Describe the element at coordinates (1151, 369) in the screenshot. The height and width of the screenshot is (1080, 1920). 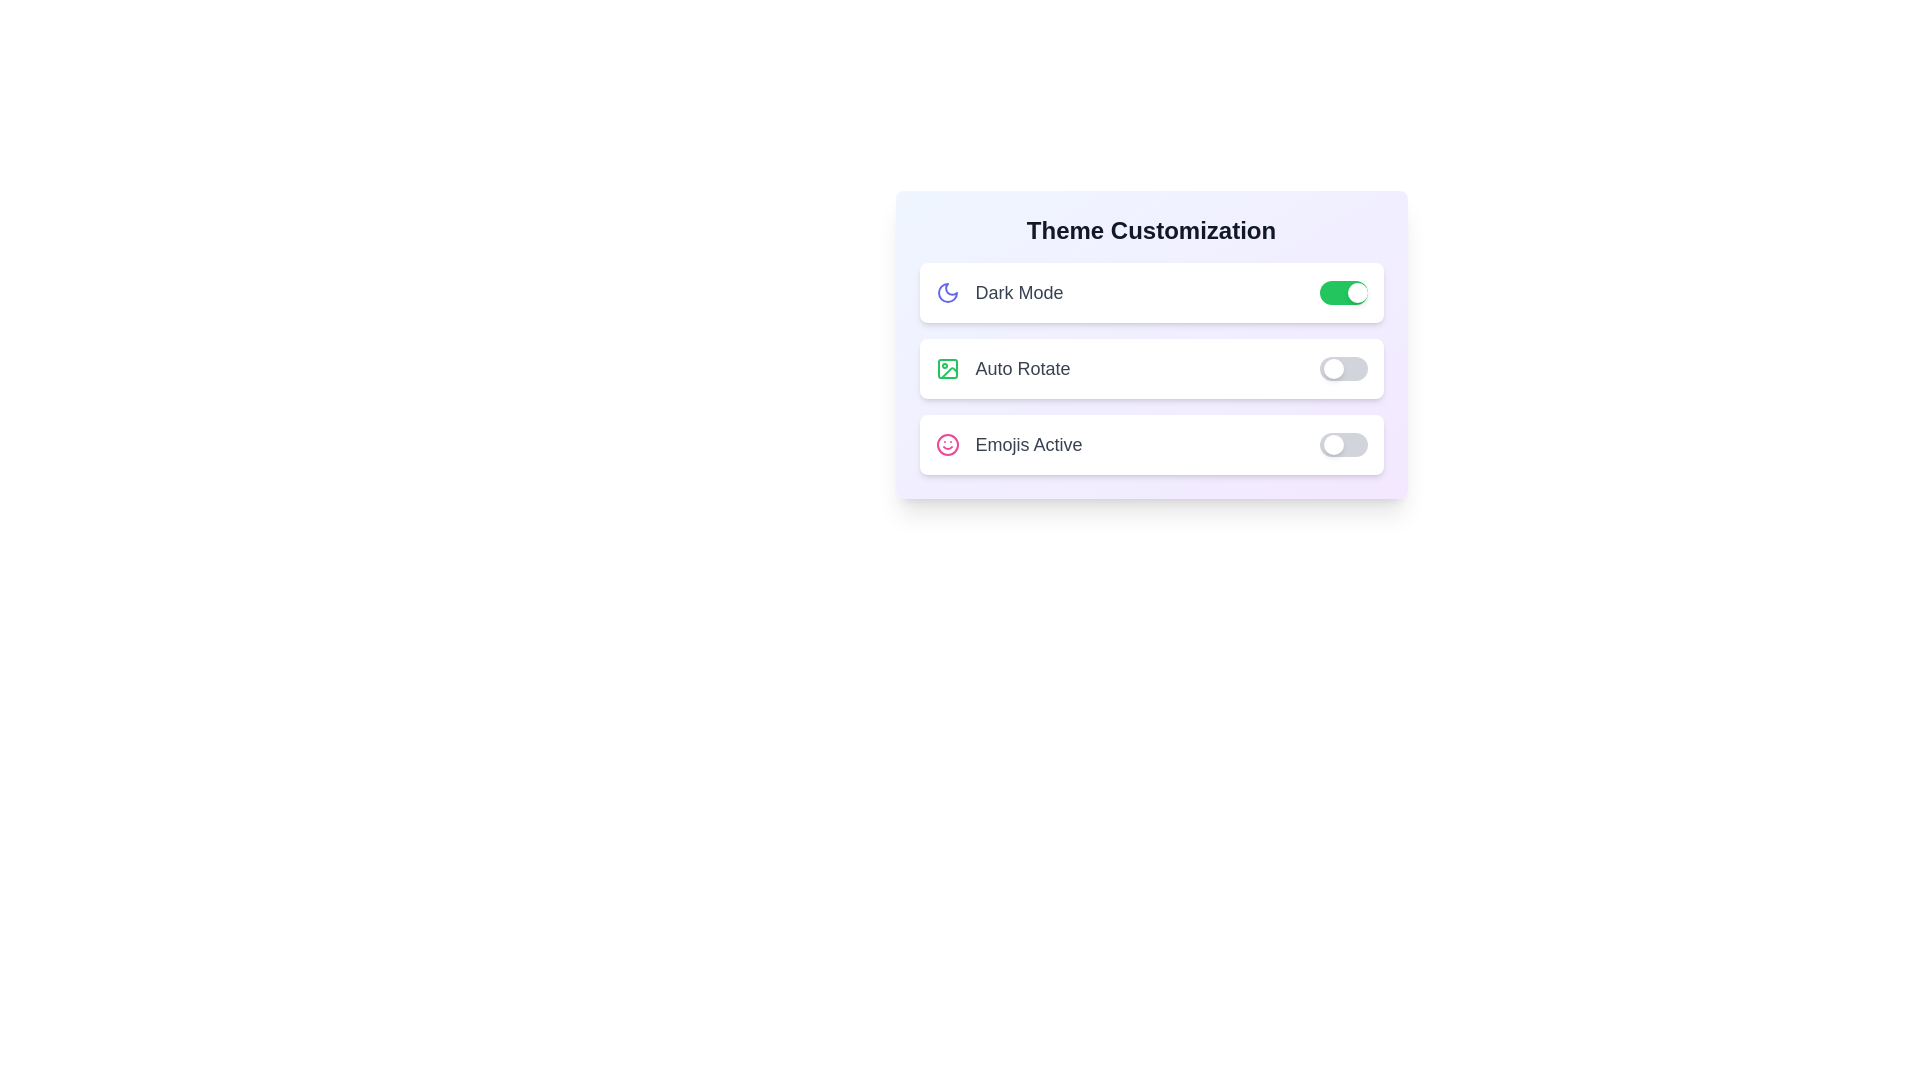
I see `the toggle switch for 'Auto Rotate' functionality located below 'Dark Mode' and above 'Emojis Active' to change its state` at that location.